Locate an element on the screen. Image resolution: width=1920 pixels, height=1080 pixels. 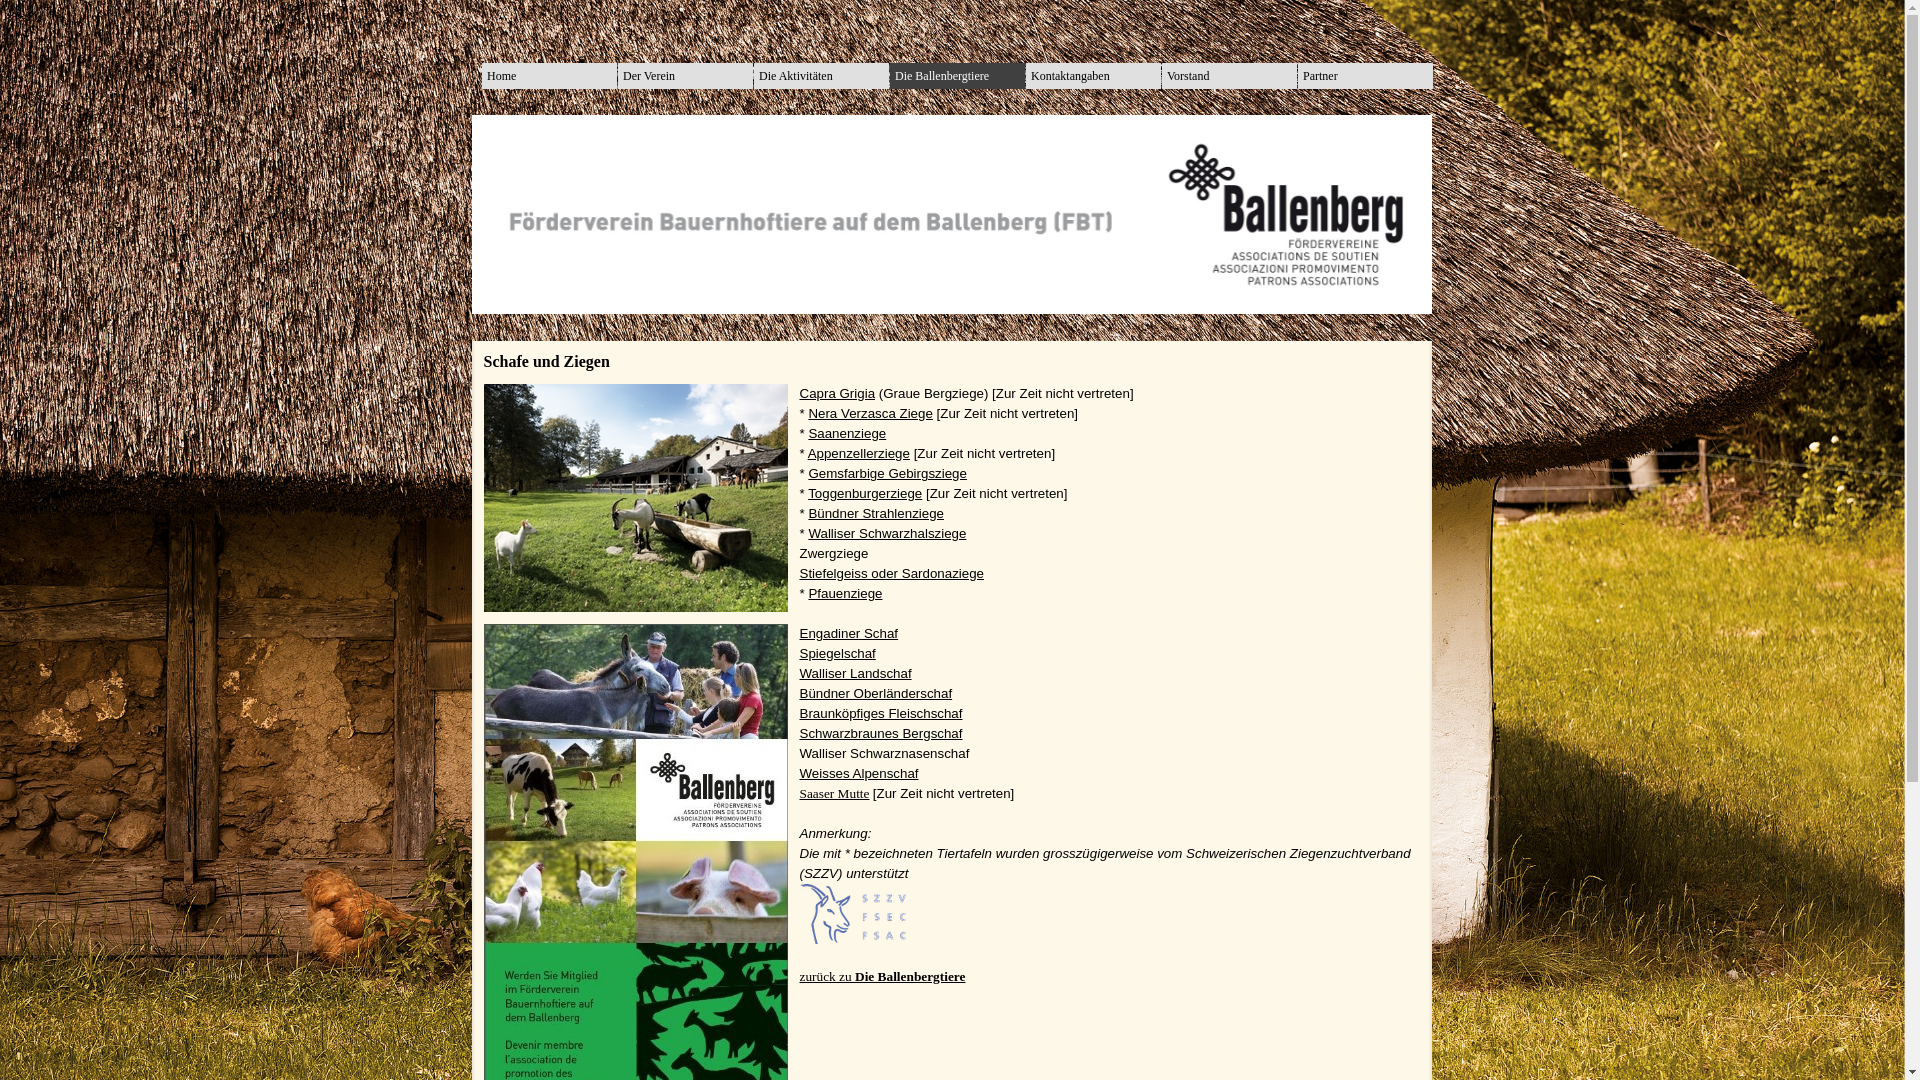
'Walliser Landschaf' is located at coordinates (855, 673).